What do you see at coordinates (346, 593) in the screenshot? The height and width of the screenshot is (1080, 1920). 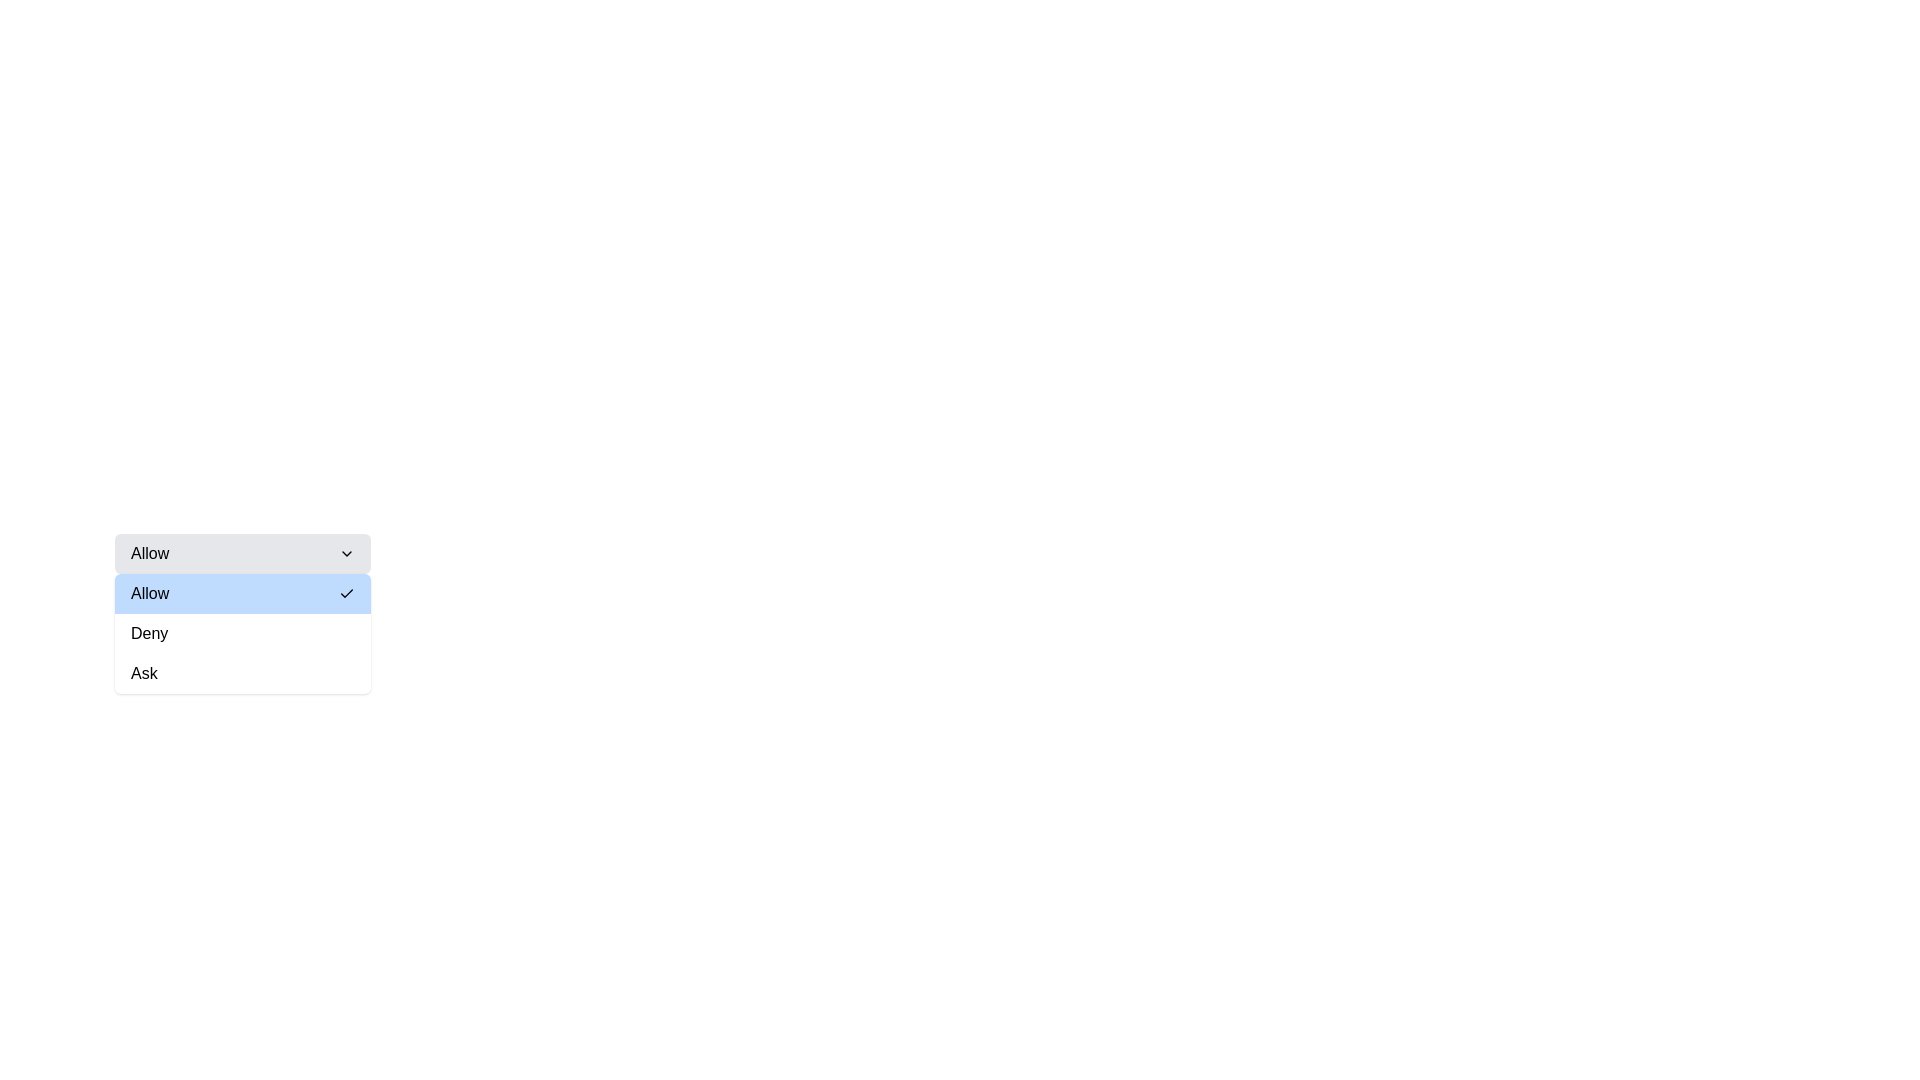 I see `the checkmark icon located to the right of the 'Allow' text to interact with the component` at bounding box center [346, 593].